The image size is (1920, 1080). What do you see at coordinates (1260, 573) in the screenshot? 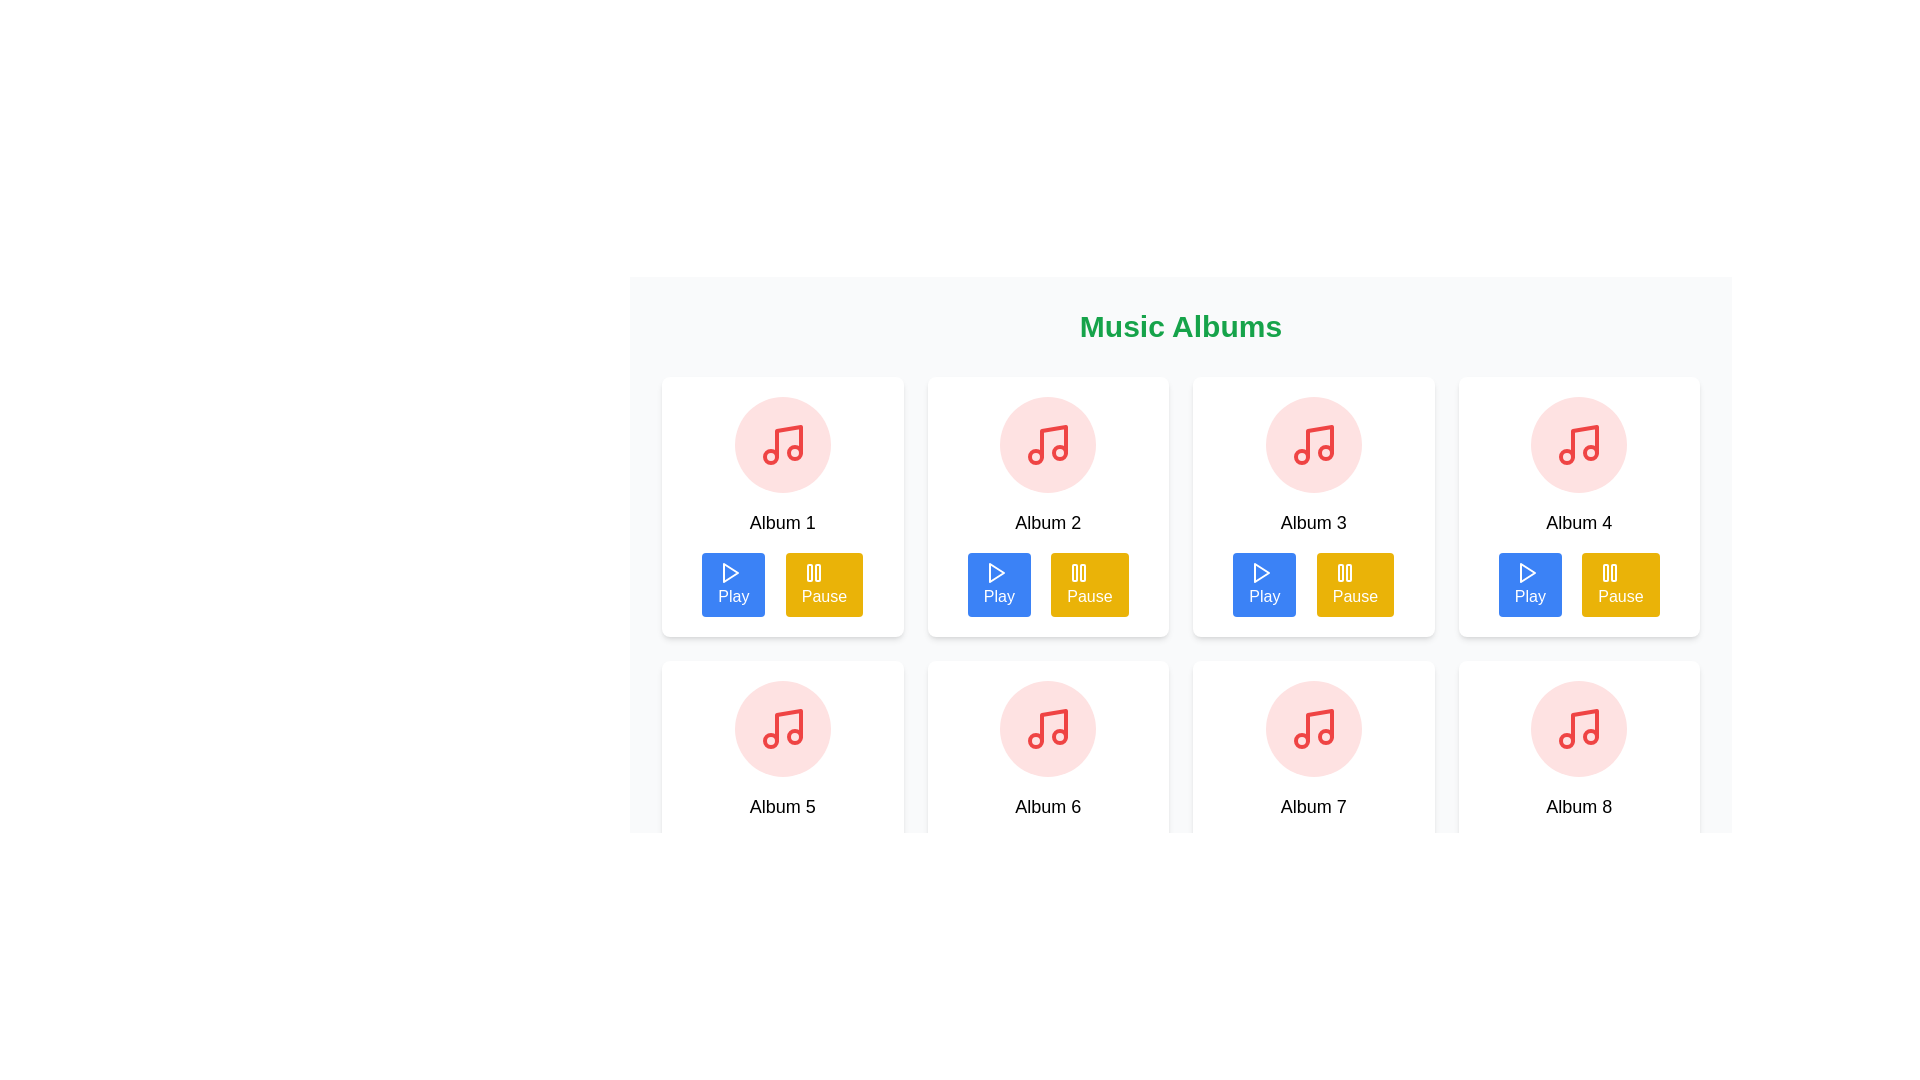
I see `the 'Play' icon for the music album represented by 'Album 3' in the grid layout` at bounding box center [1260, 573].